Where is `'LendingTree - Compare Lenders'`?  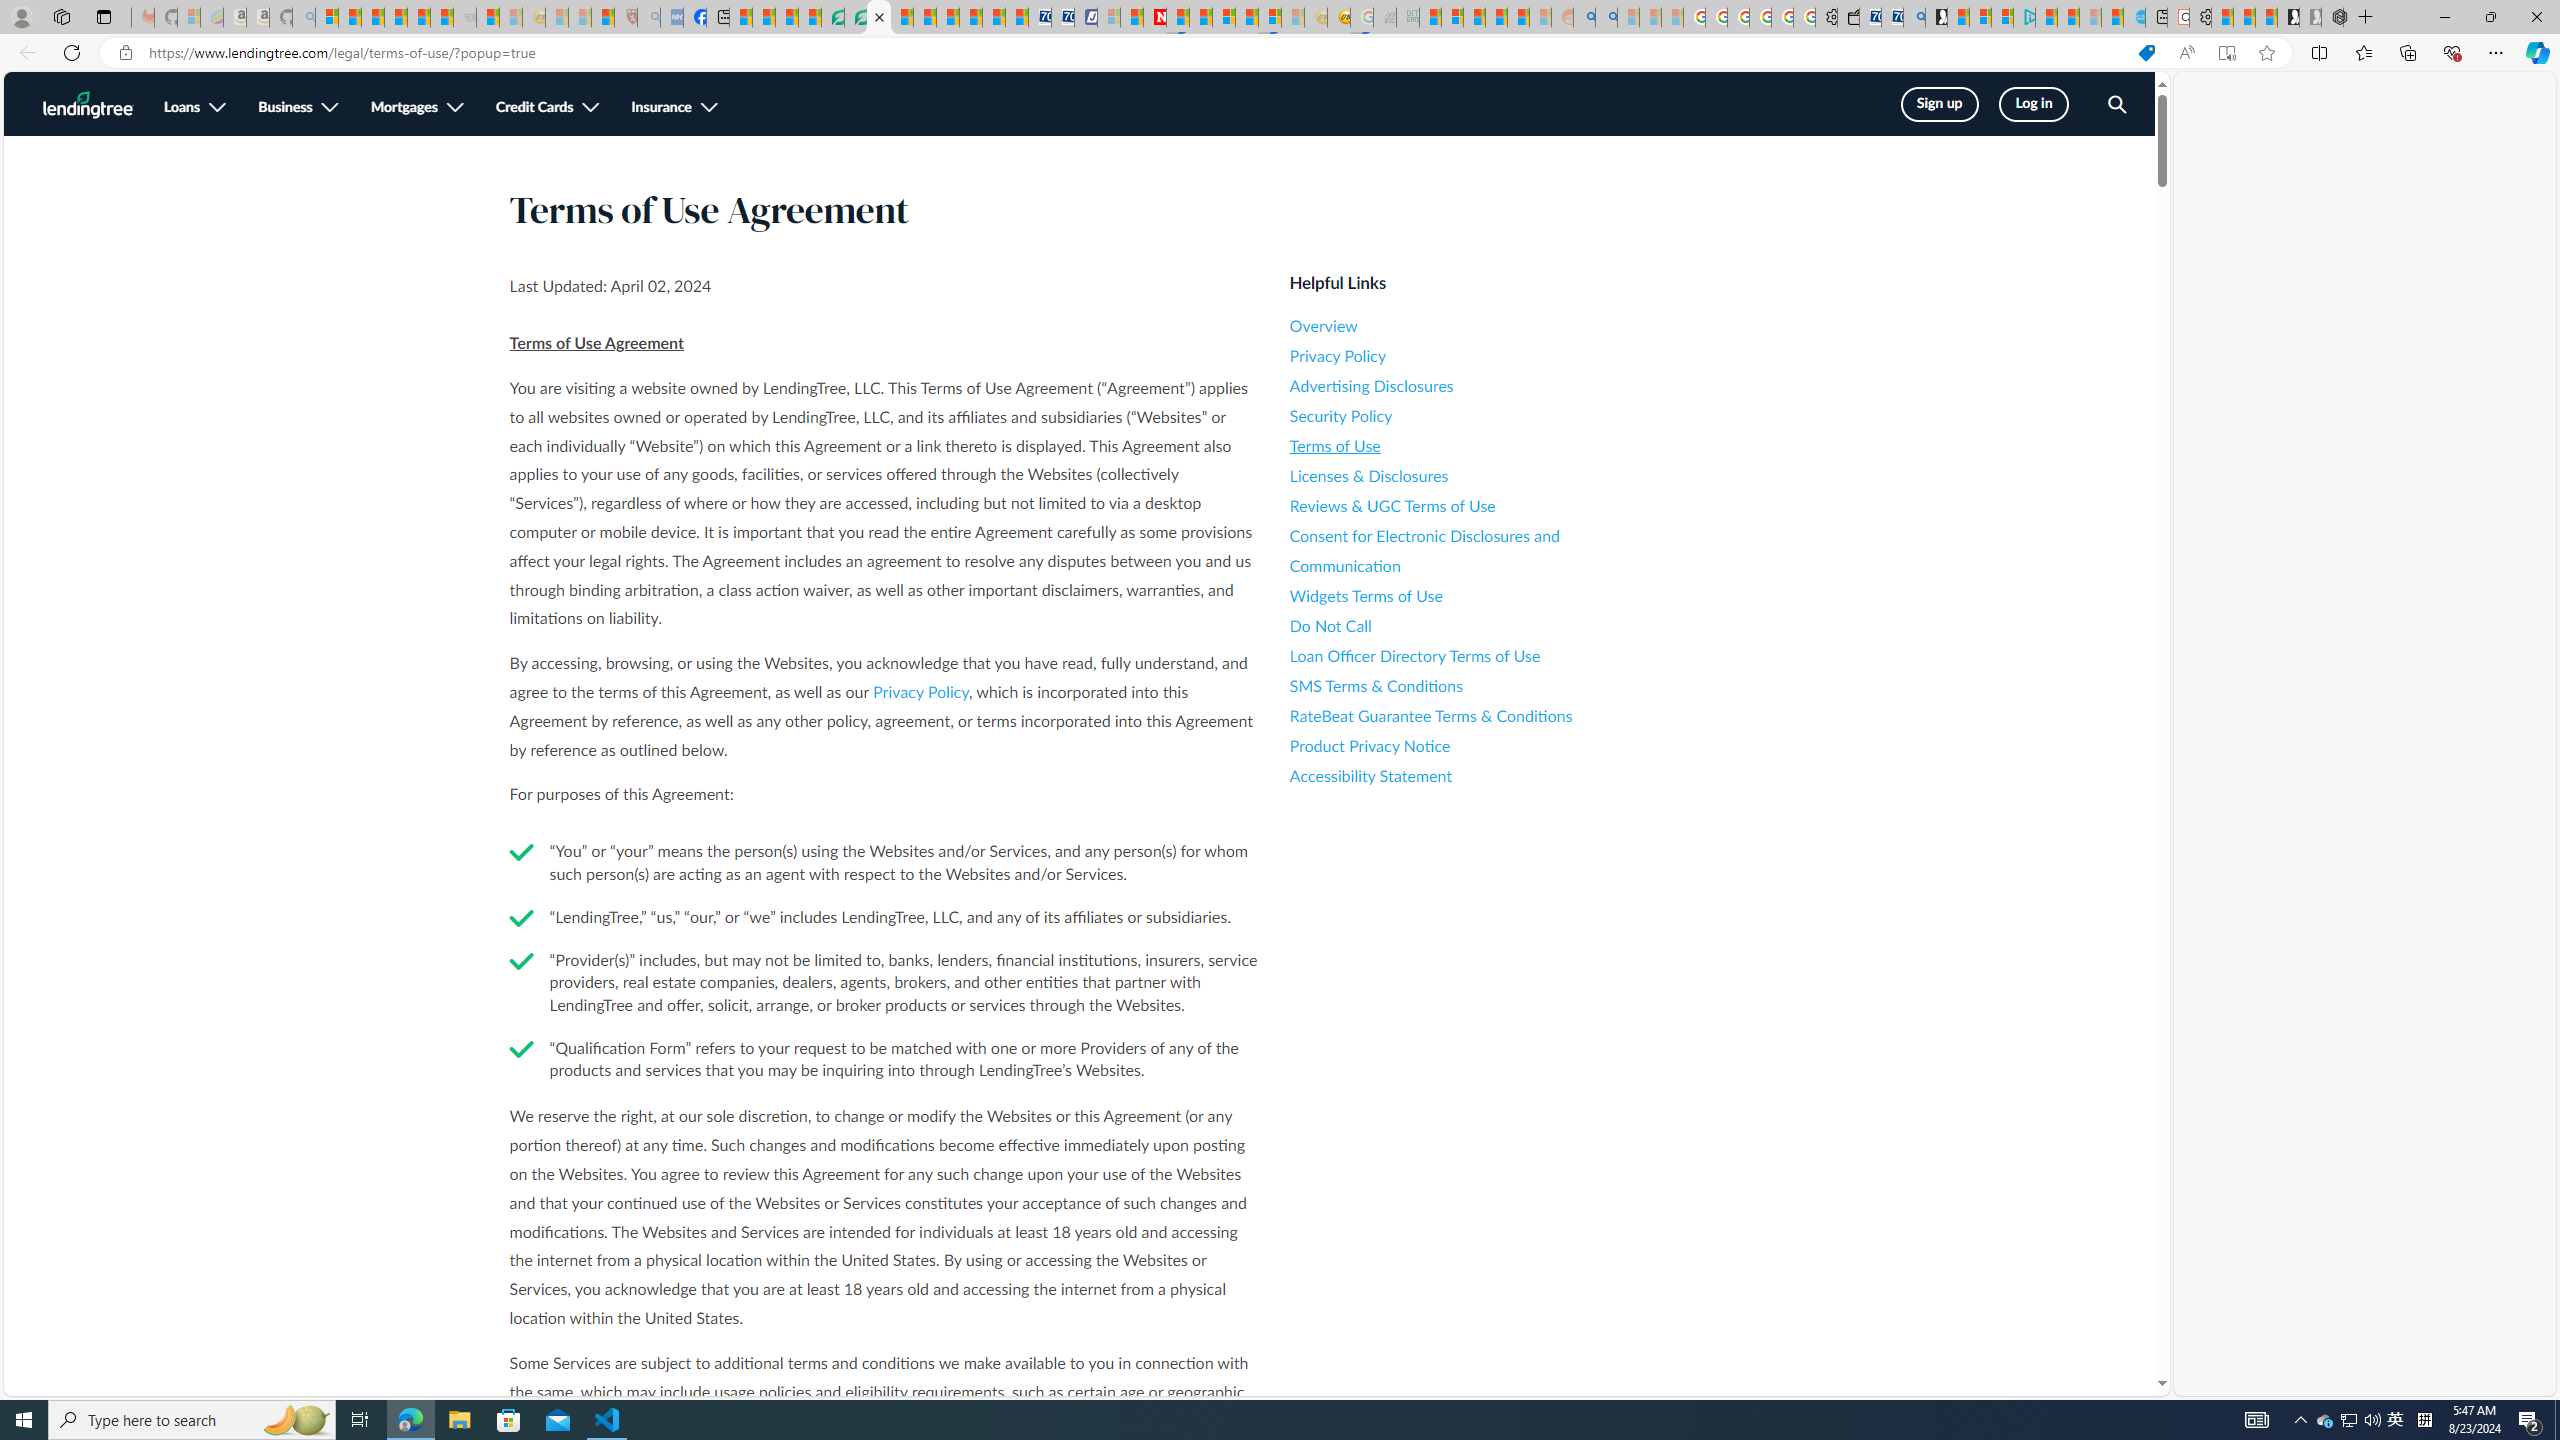 'LendingTree - Compare Lenders' is located at coordinates (832, 16).